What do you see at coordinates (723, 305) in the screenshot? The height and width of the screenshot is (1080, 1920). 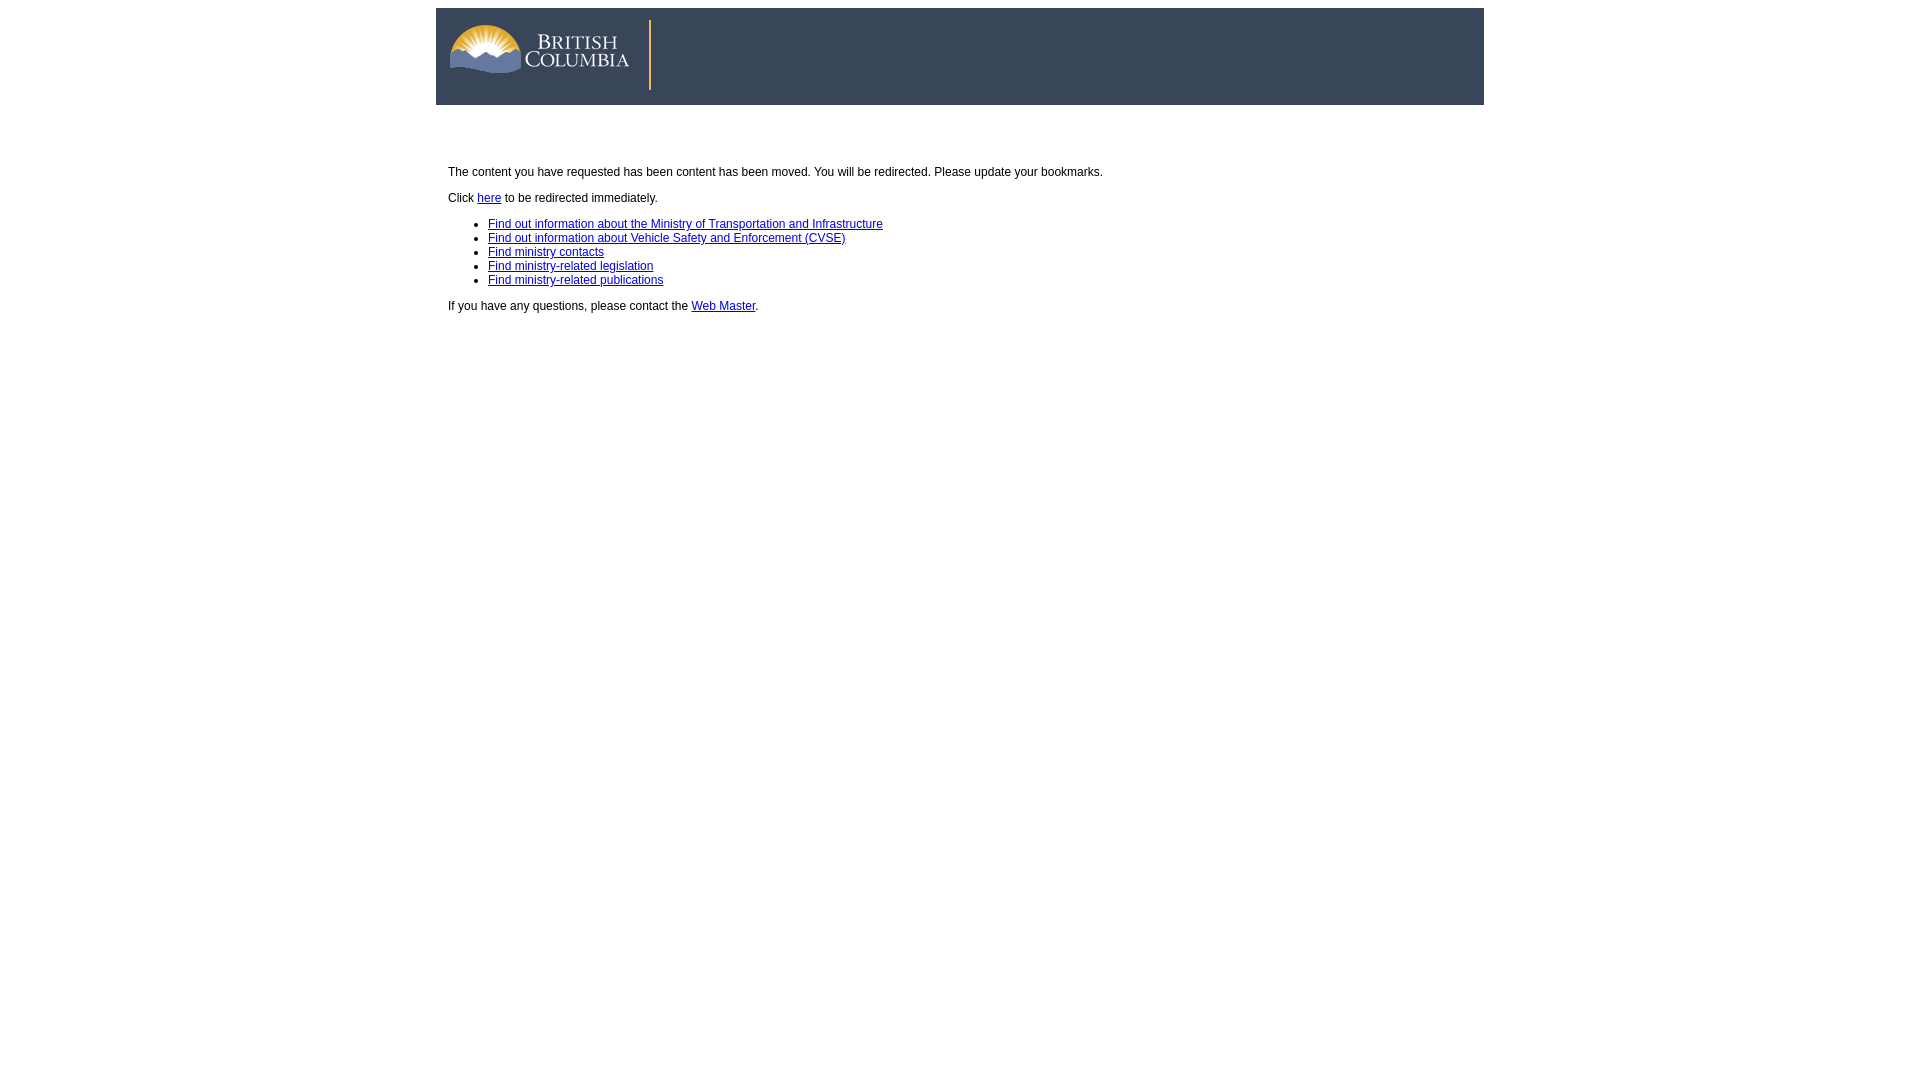 I see `'Web Master'` at bounding box center [723, 305].